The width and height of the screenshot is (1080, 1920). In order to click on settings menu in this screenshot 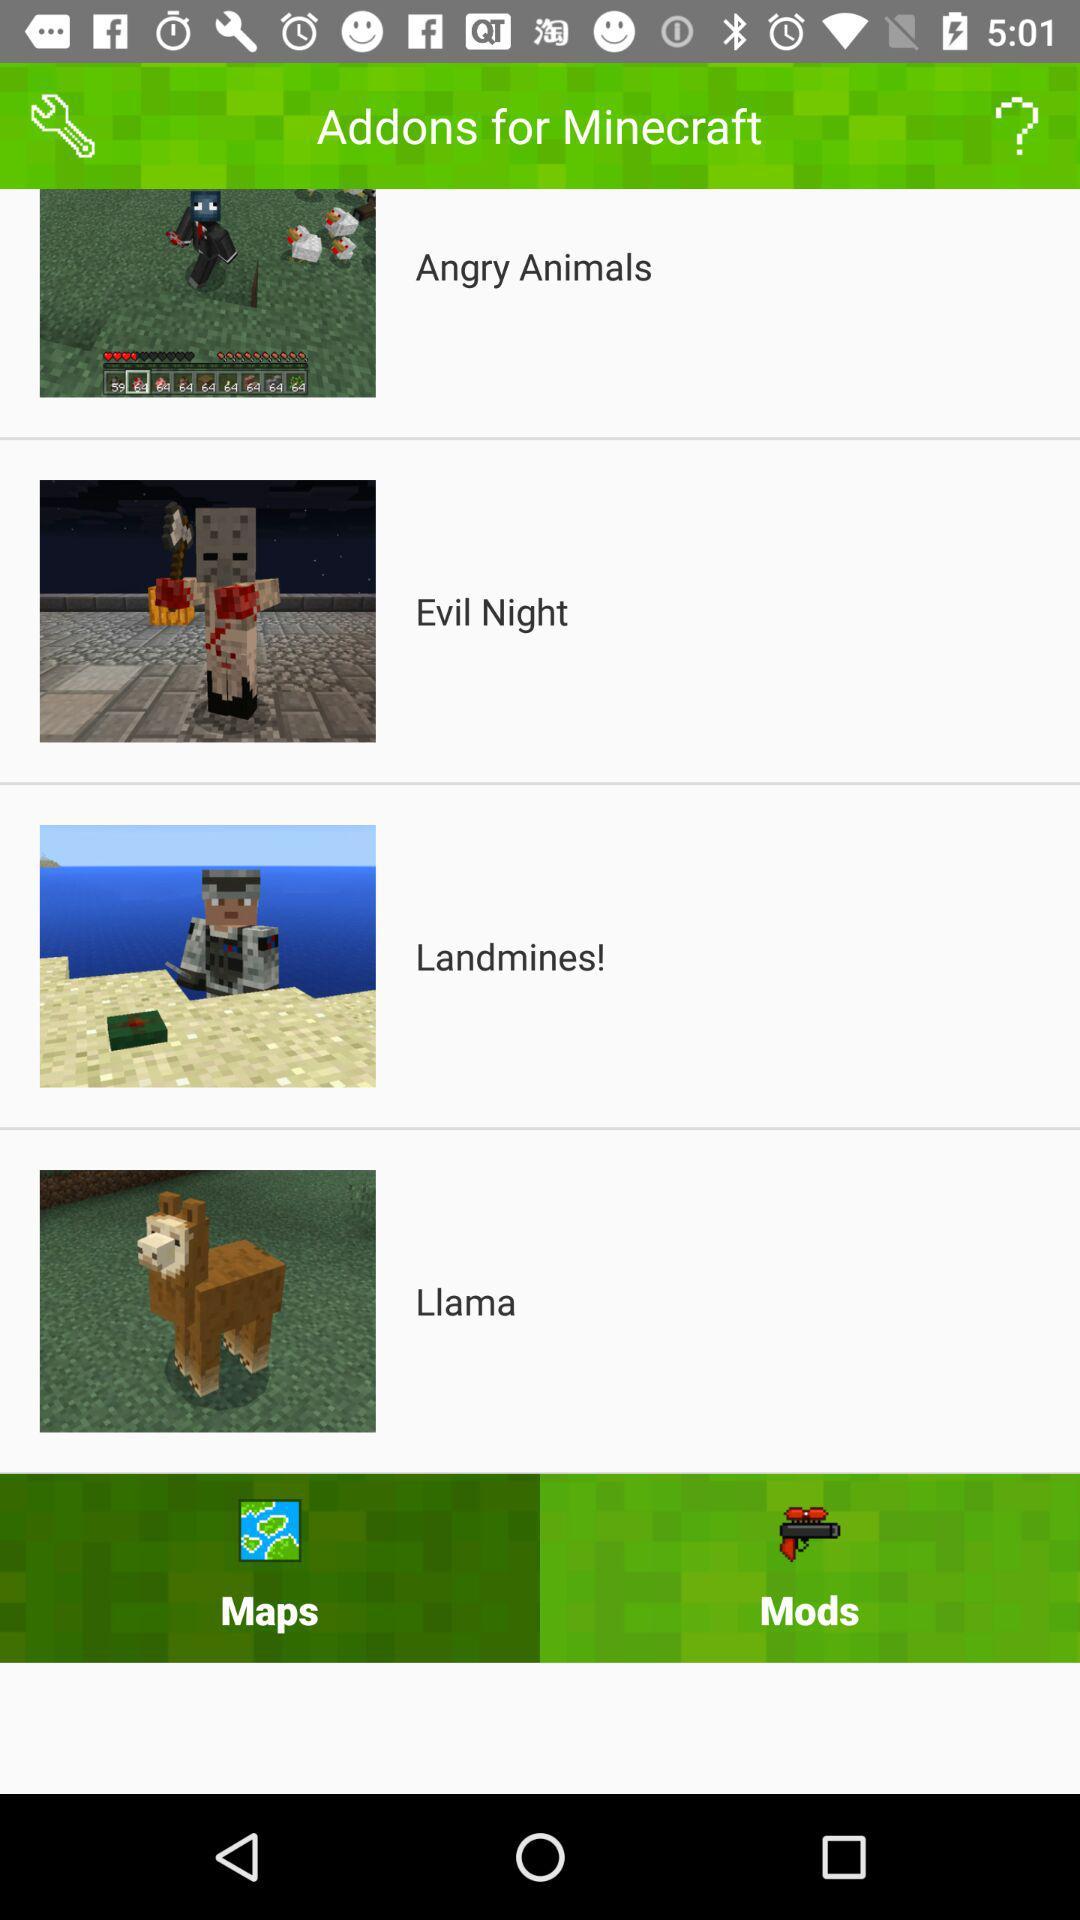, I will do `click(61, 124)`.